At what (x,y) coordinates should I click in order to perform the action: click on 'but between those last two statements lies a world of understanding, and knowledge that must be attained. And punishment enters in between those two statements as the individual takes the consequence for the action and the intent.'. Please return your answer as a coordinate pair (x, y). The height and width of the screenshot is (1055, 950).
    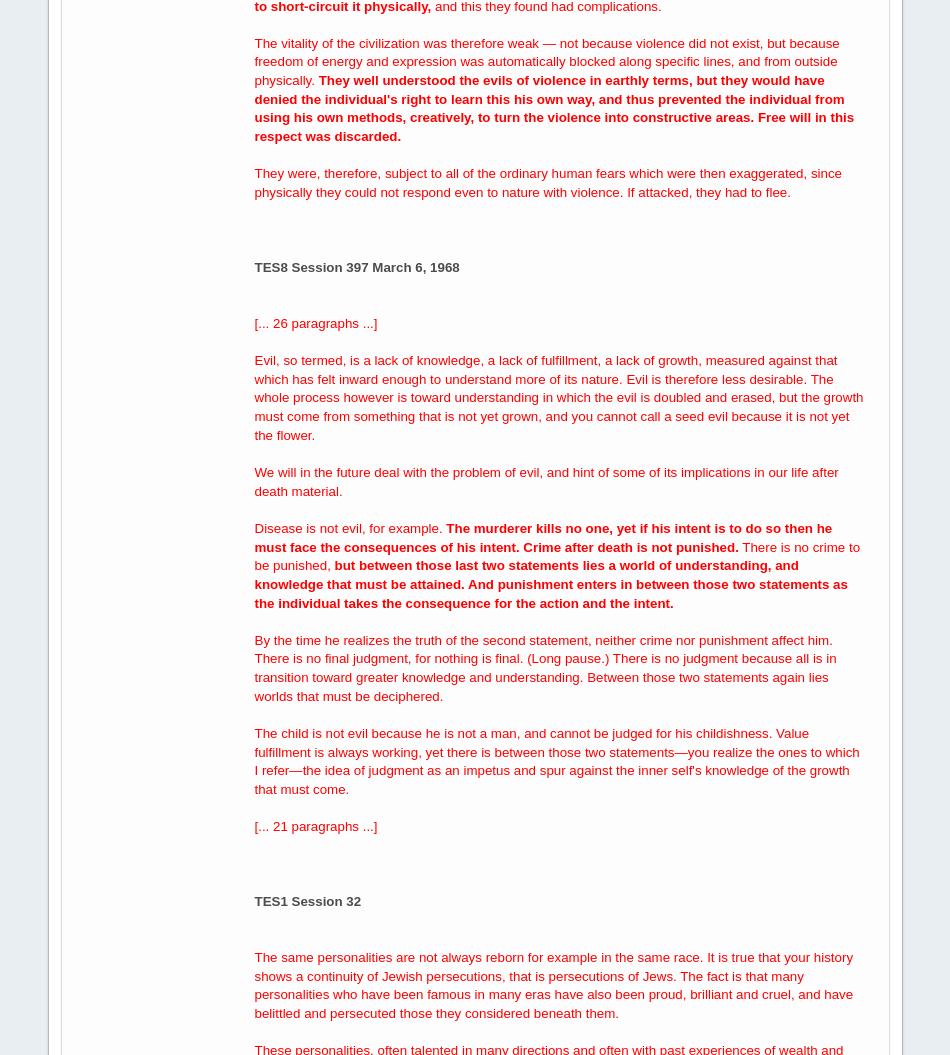
    Looking at the image, I should click on (550, 583).